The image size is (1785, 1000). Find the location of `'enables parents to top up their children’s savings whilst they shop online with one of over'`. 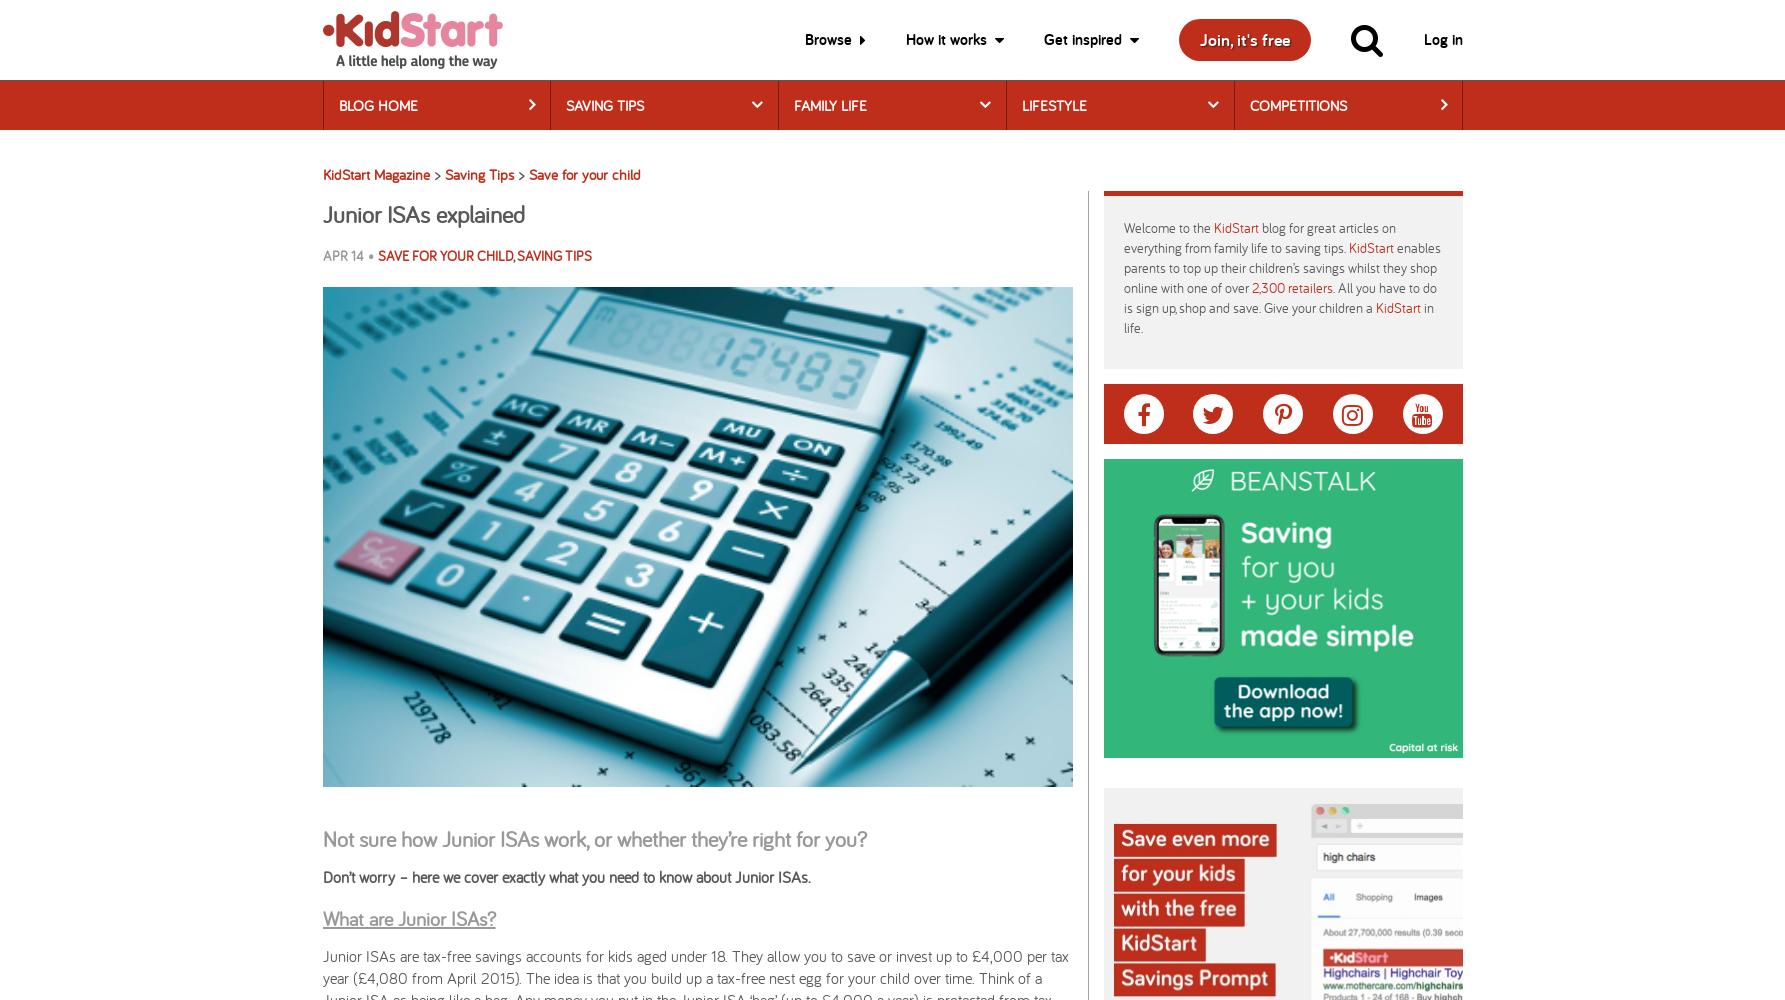

'enables parents to top up their children’s savings whilst they shop online with one of over' is located at coordinates (1281, 267).